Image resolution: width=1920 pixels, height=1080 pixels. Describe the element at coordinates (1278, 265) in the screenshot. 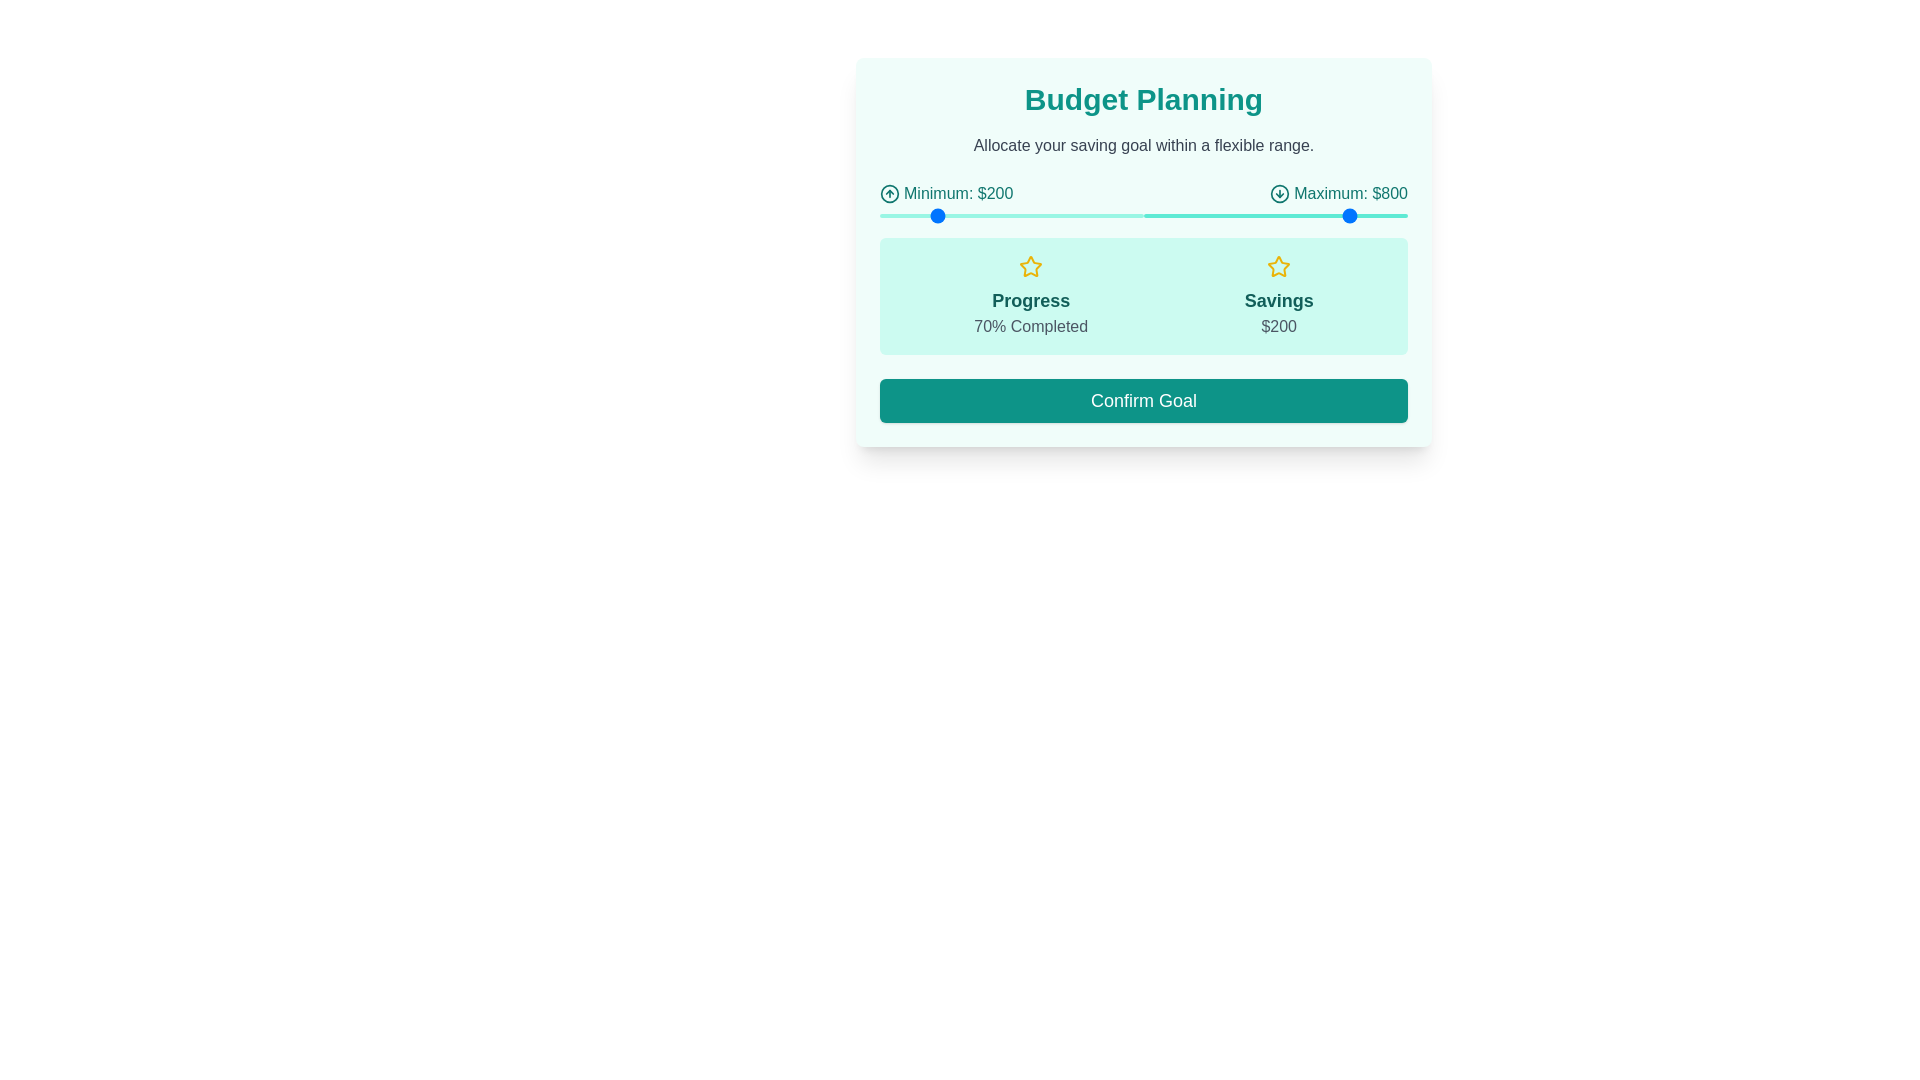

I see `properties of the star icon representing the 'Savings' section, located centrally above the '$200' text` at that location.